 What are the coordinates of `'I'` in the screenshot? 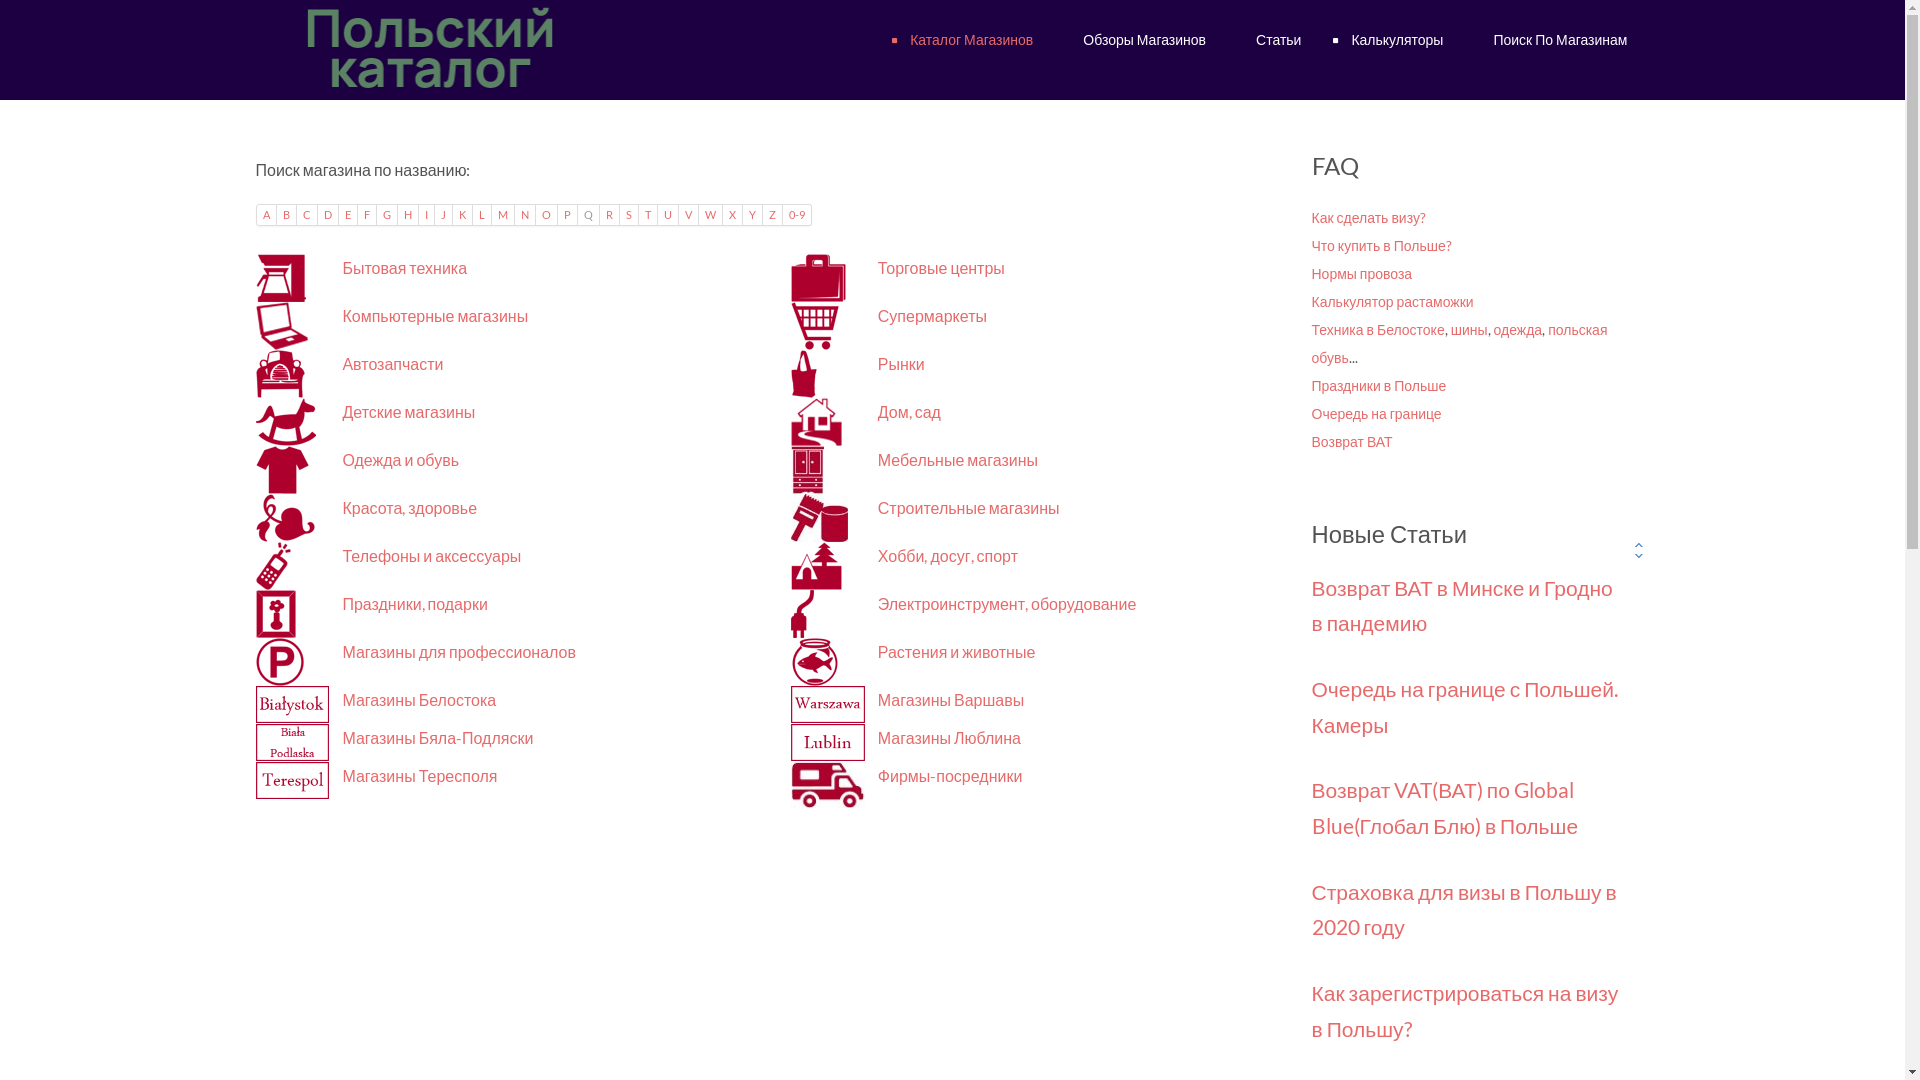 It's located at (425, 215).